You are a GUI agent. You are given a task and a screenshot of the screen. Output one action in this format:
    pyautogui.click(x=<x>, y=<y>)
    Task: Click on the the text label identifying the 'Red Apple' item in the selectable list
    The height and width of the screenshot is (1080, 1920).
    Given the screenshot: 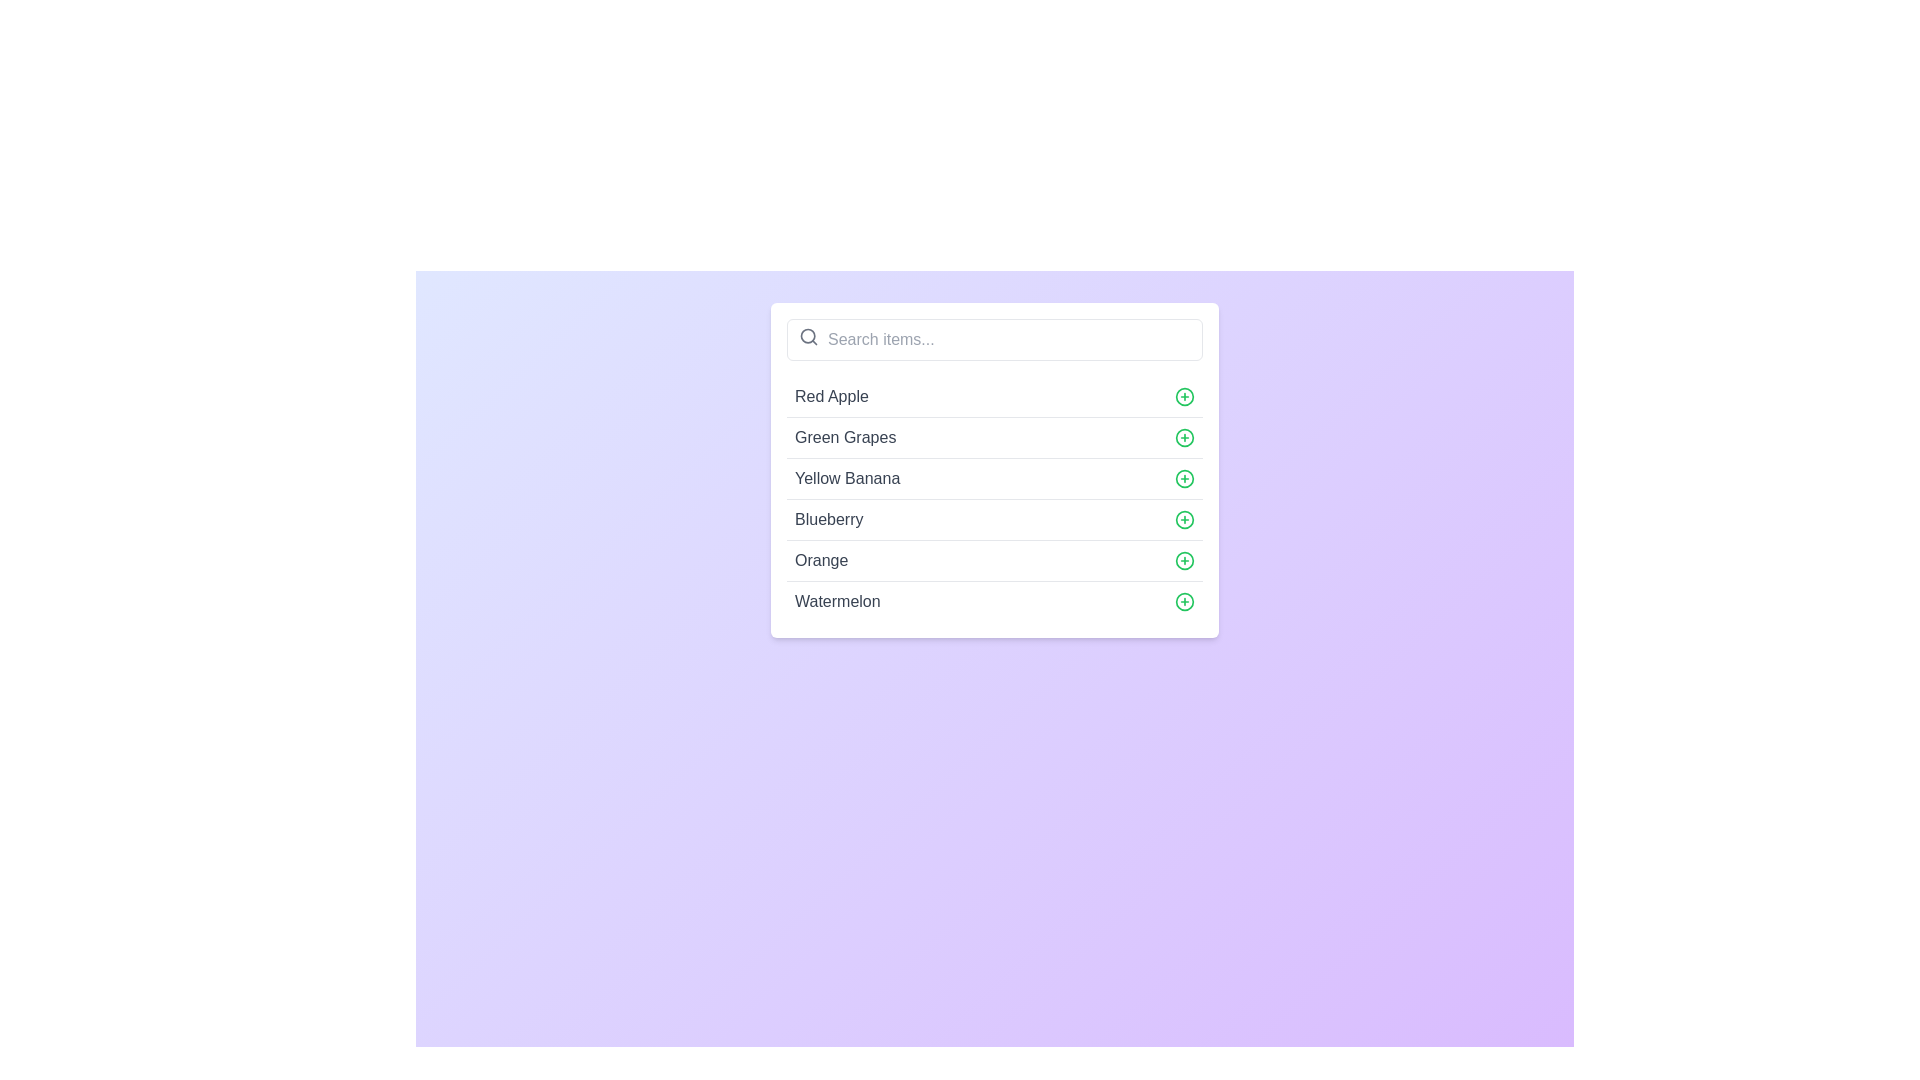 What is the action you would take?
    pyautogui.click(x=831, y=397)
    